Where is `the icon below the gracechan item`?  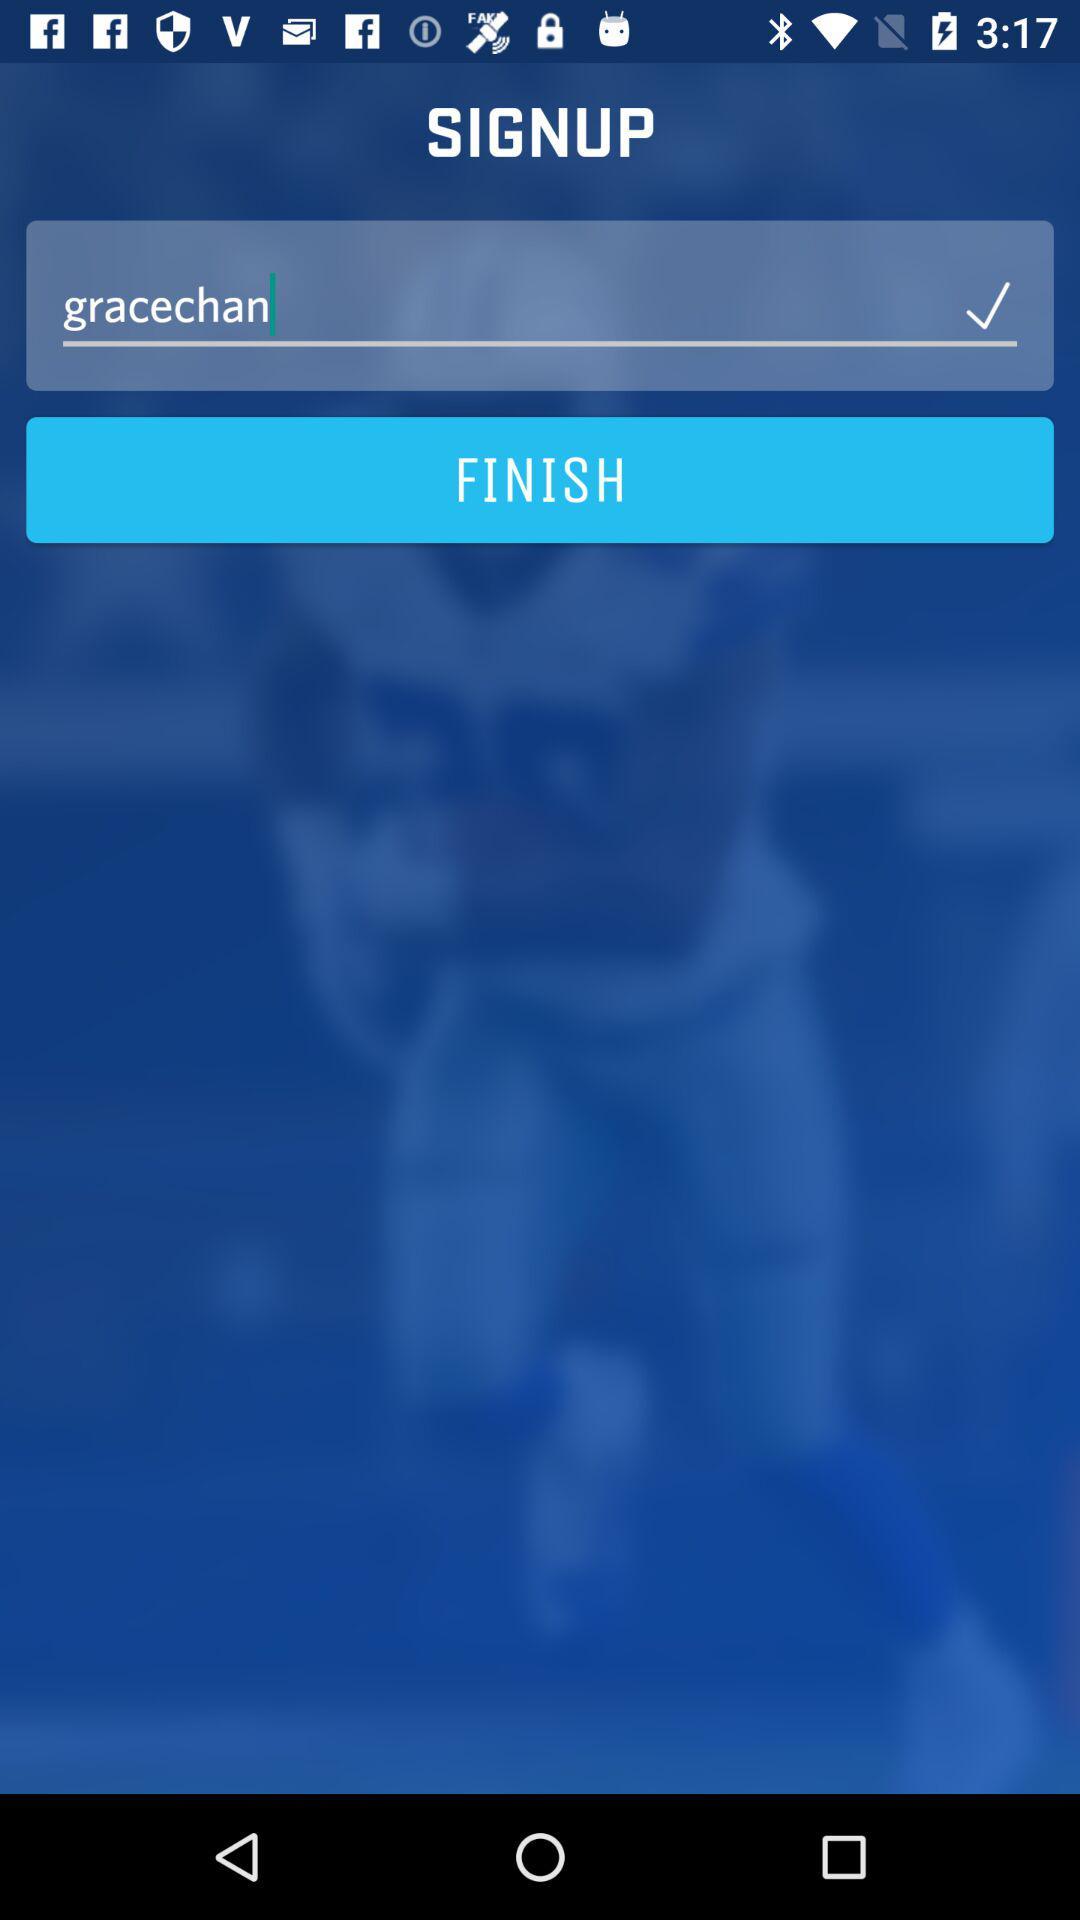
the icon below the gracechan item is located at coordinates (540, 480).